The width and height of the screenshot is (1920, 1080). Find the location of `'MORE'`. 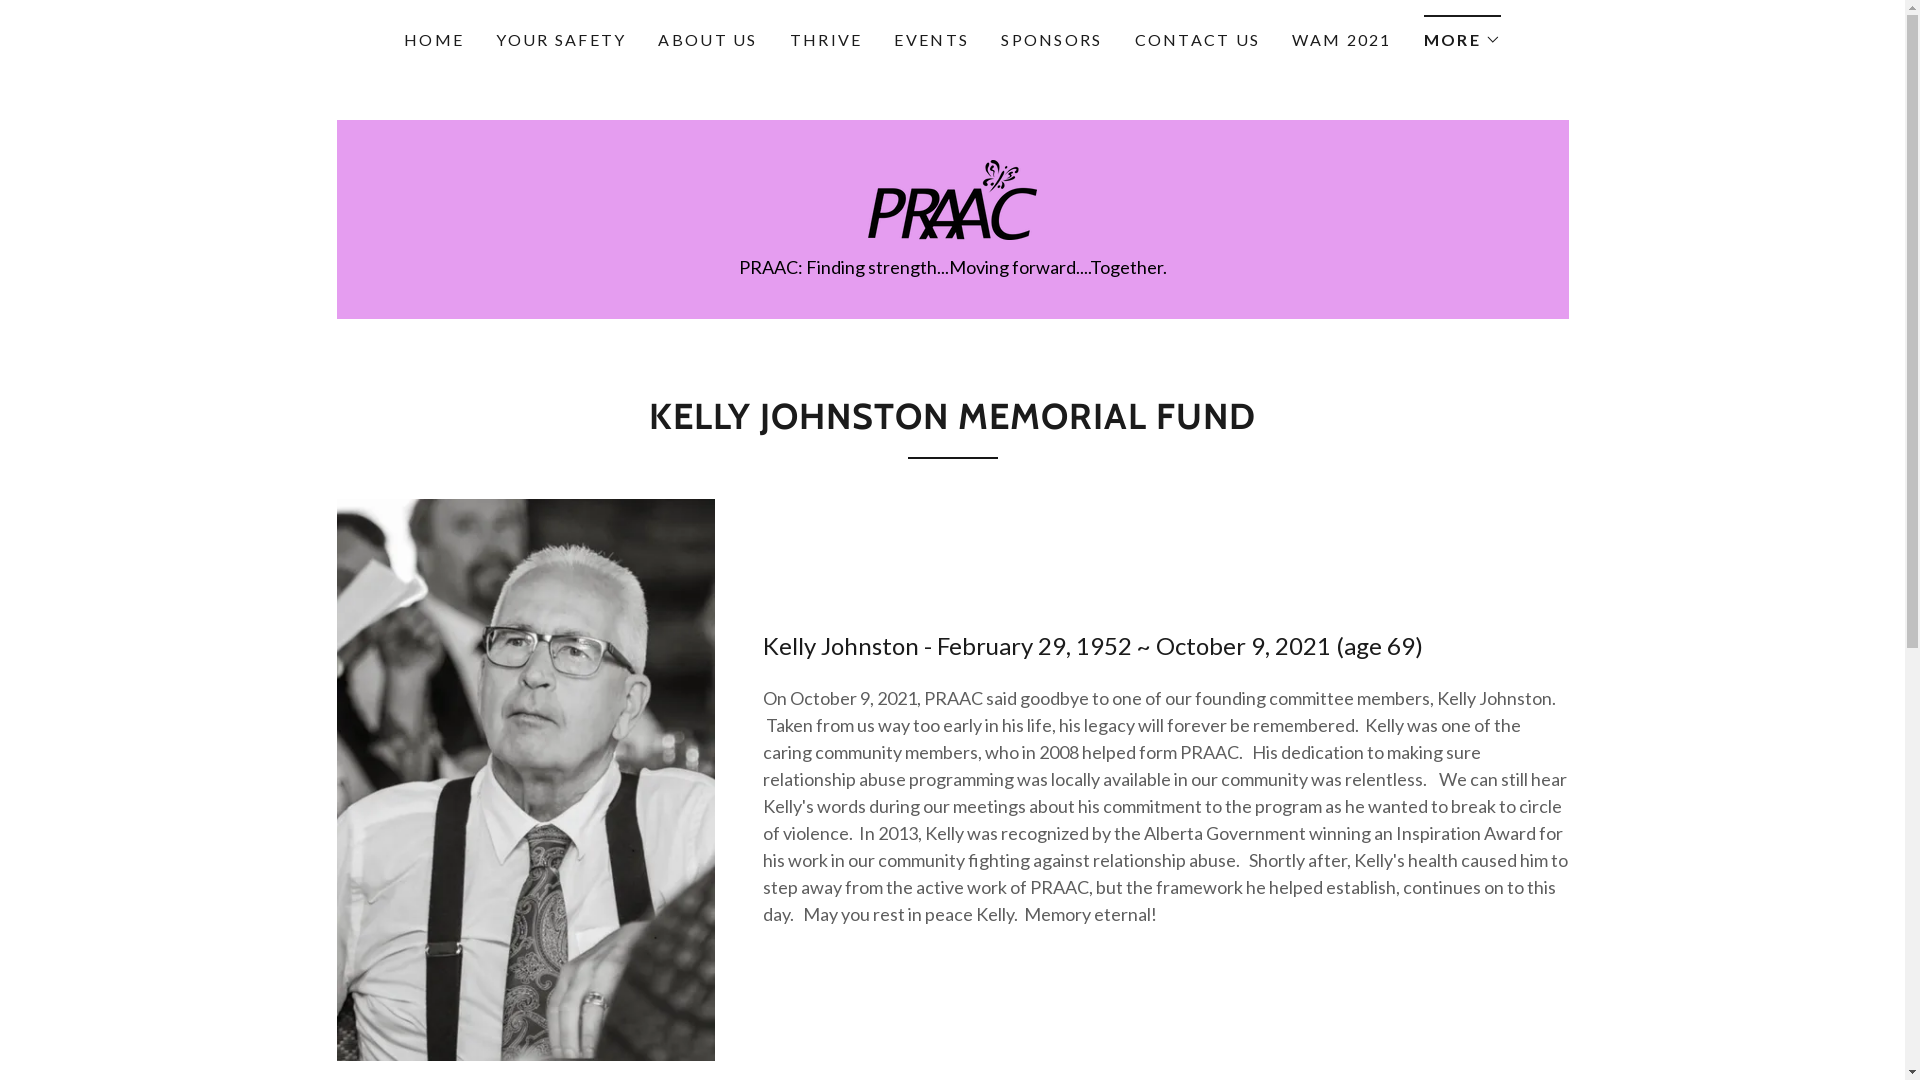

'MORE' is located at coordinates (1462, 33).